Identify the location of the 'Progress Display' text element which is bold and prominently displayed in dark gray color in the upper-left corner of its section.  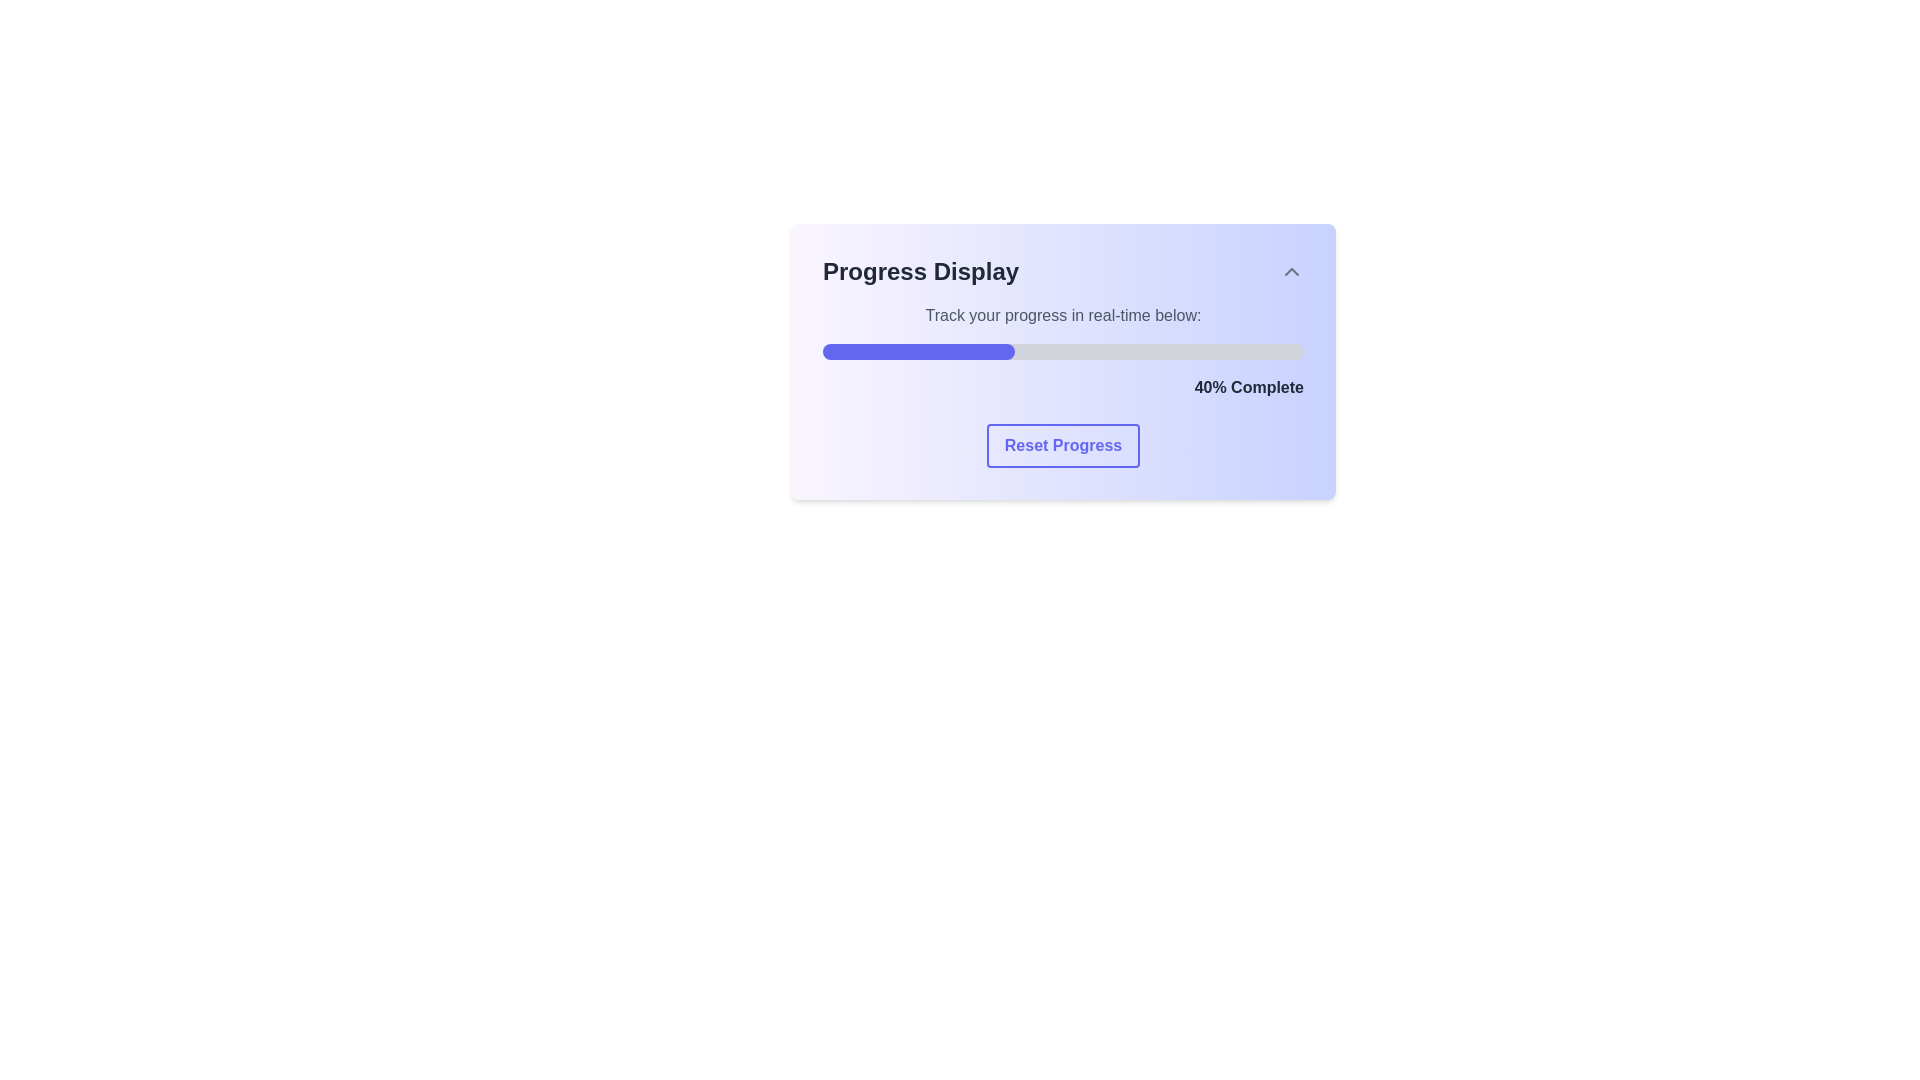
(920, 272).